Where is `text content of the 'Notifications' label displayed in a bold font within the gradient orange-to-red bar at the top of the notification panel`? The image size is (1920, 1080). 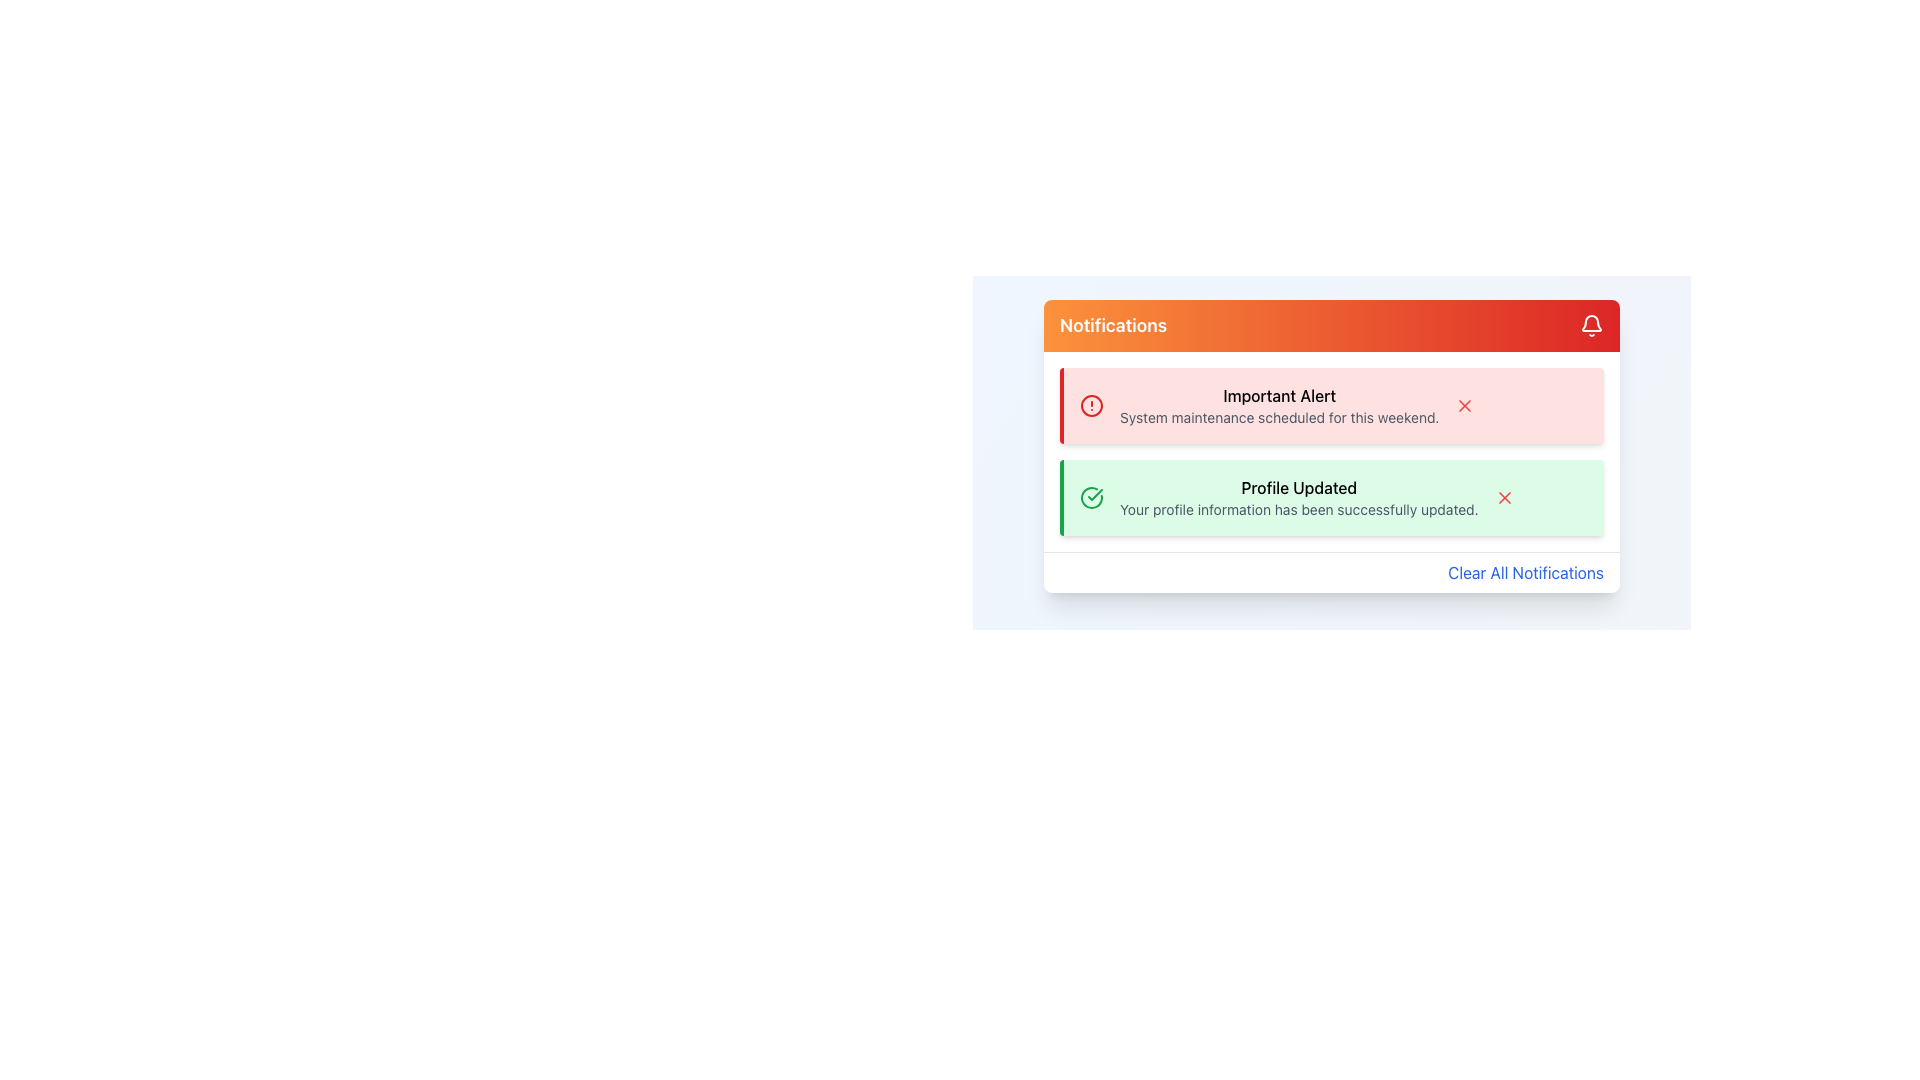 text content of the 'Notifications' label displayed in a bold font within the gradient orange-to-red bar at the top of the notification panel is located at coordinates (1112, 325).